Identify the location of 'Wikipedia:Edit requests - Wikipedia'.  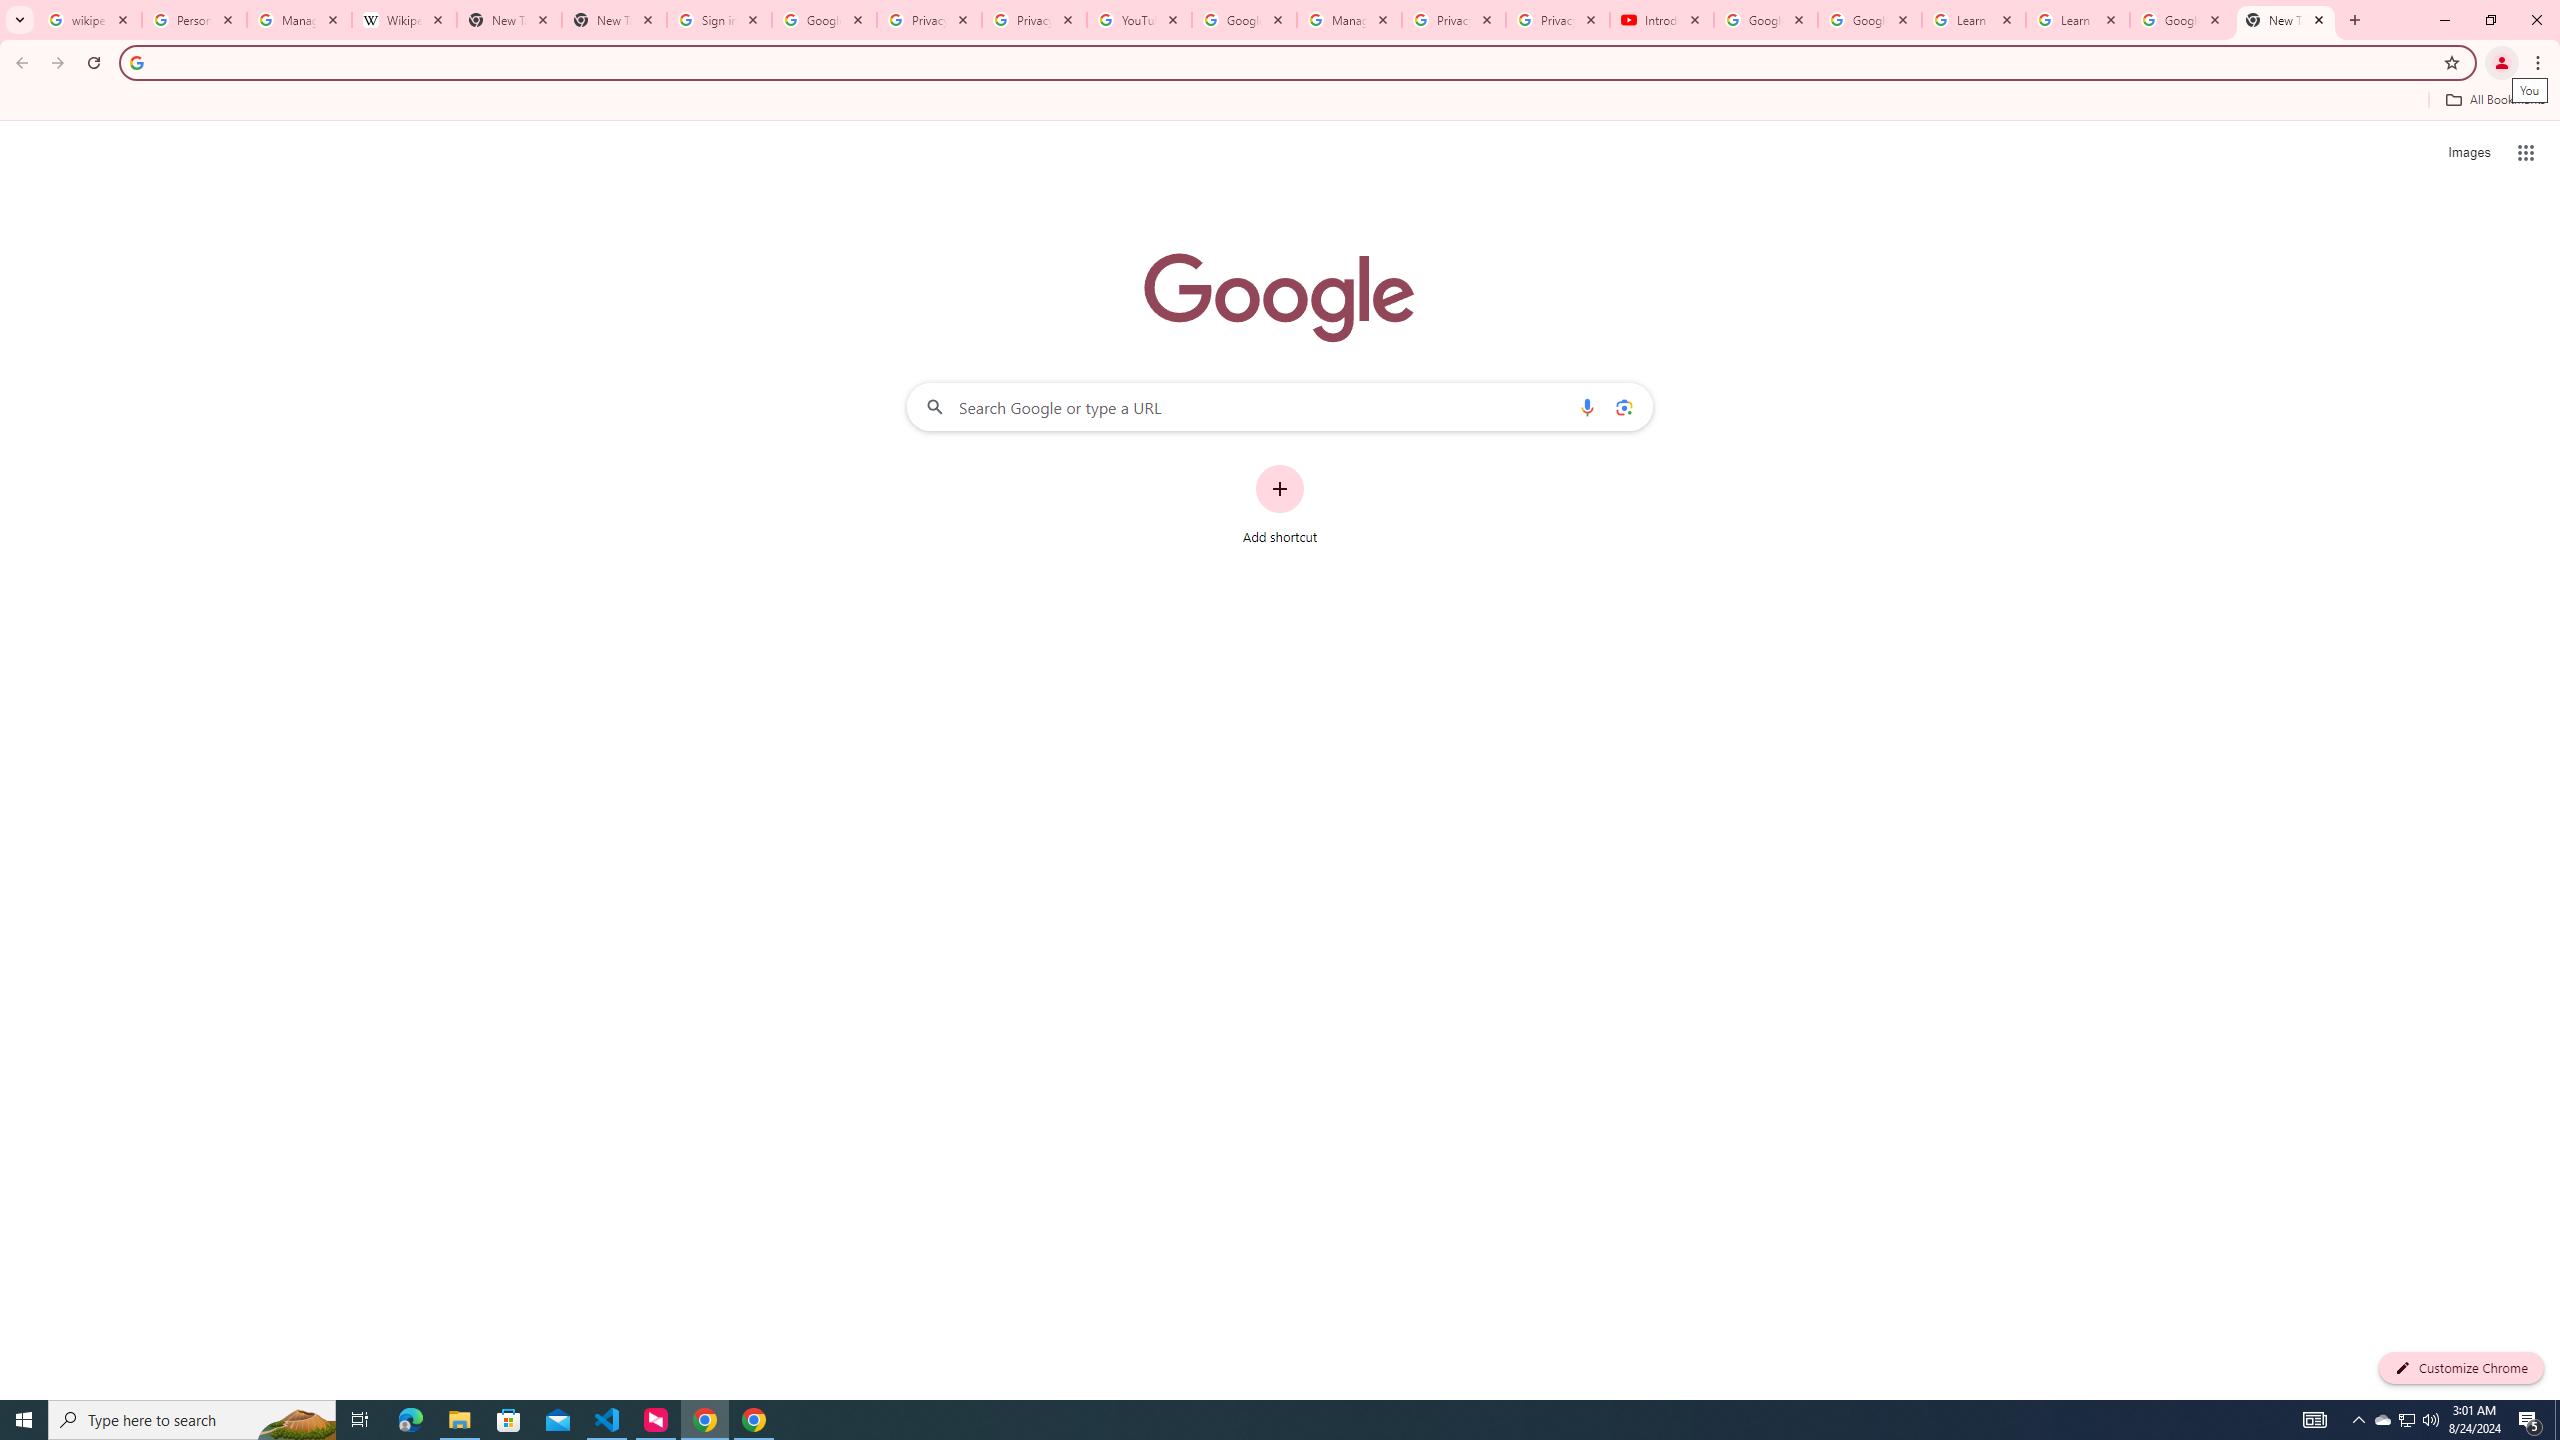
(403, 19).